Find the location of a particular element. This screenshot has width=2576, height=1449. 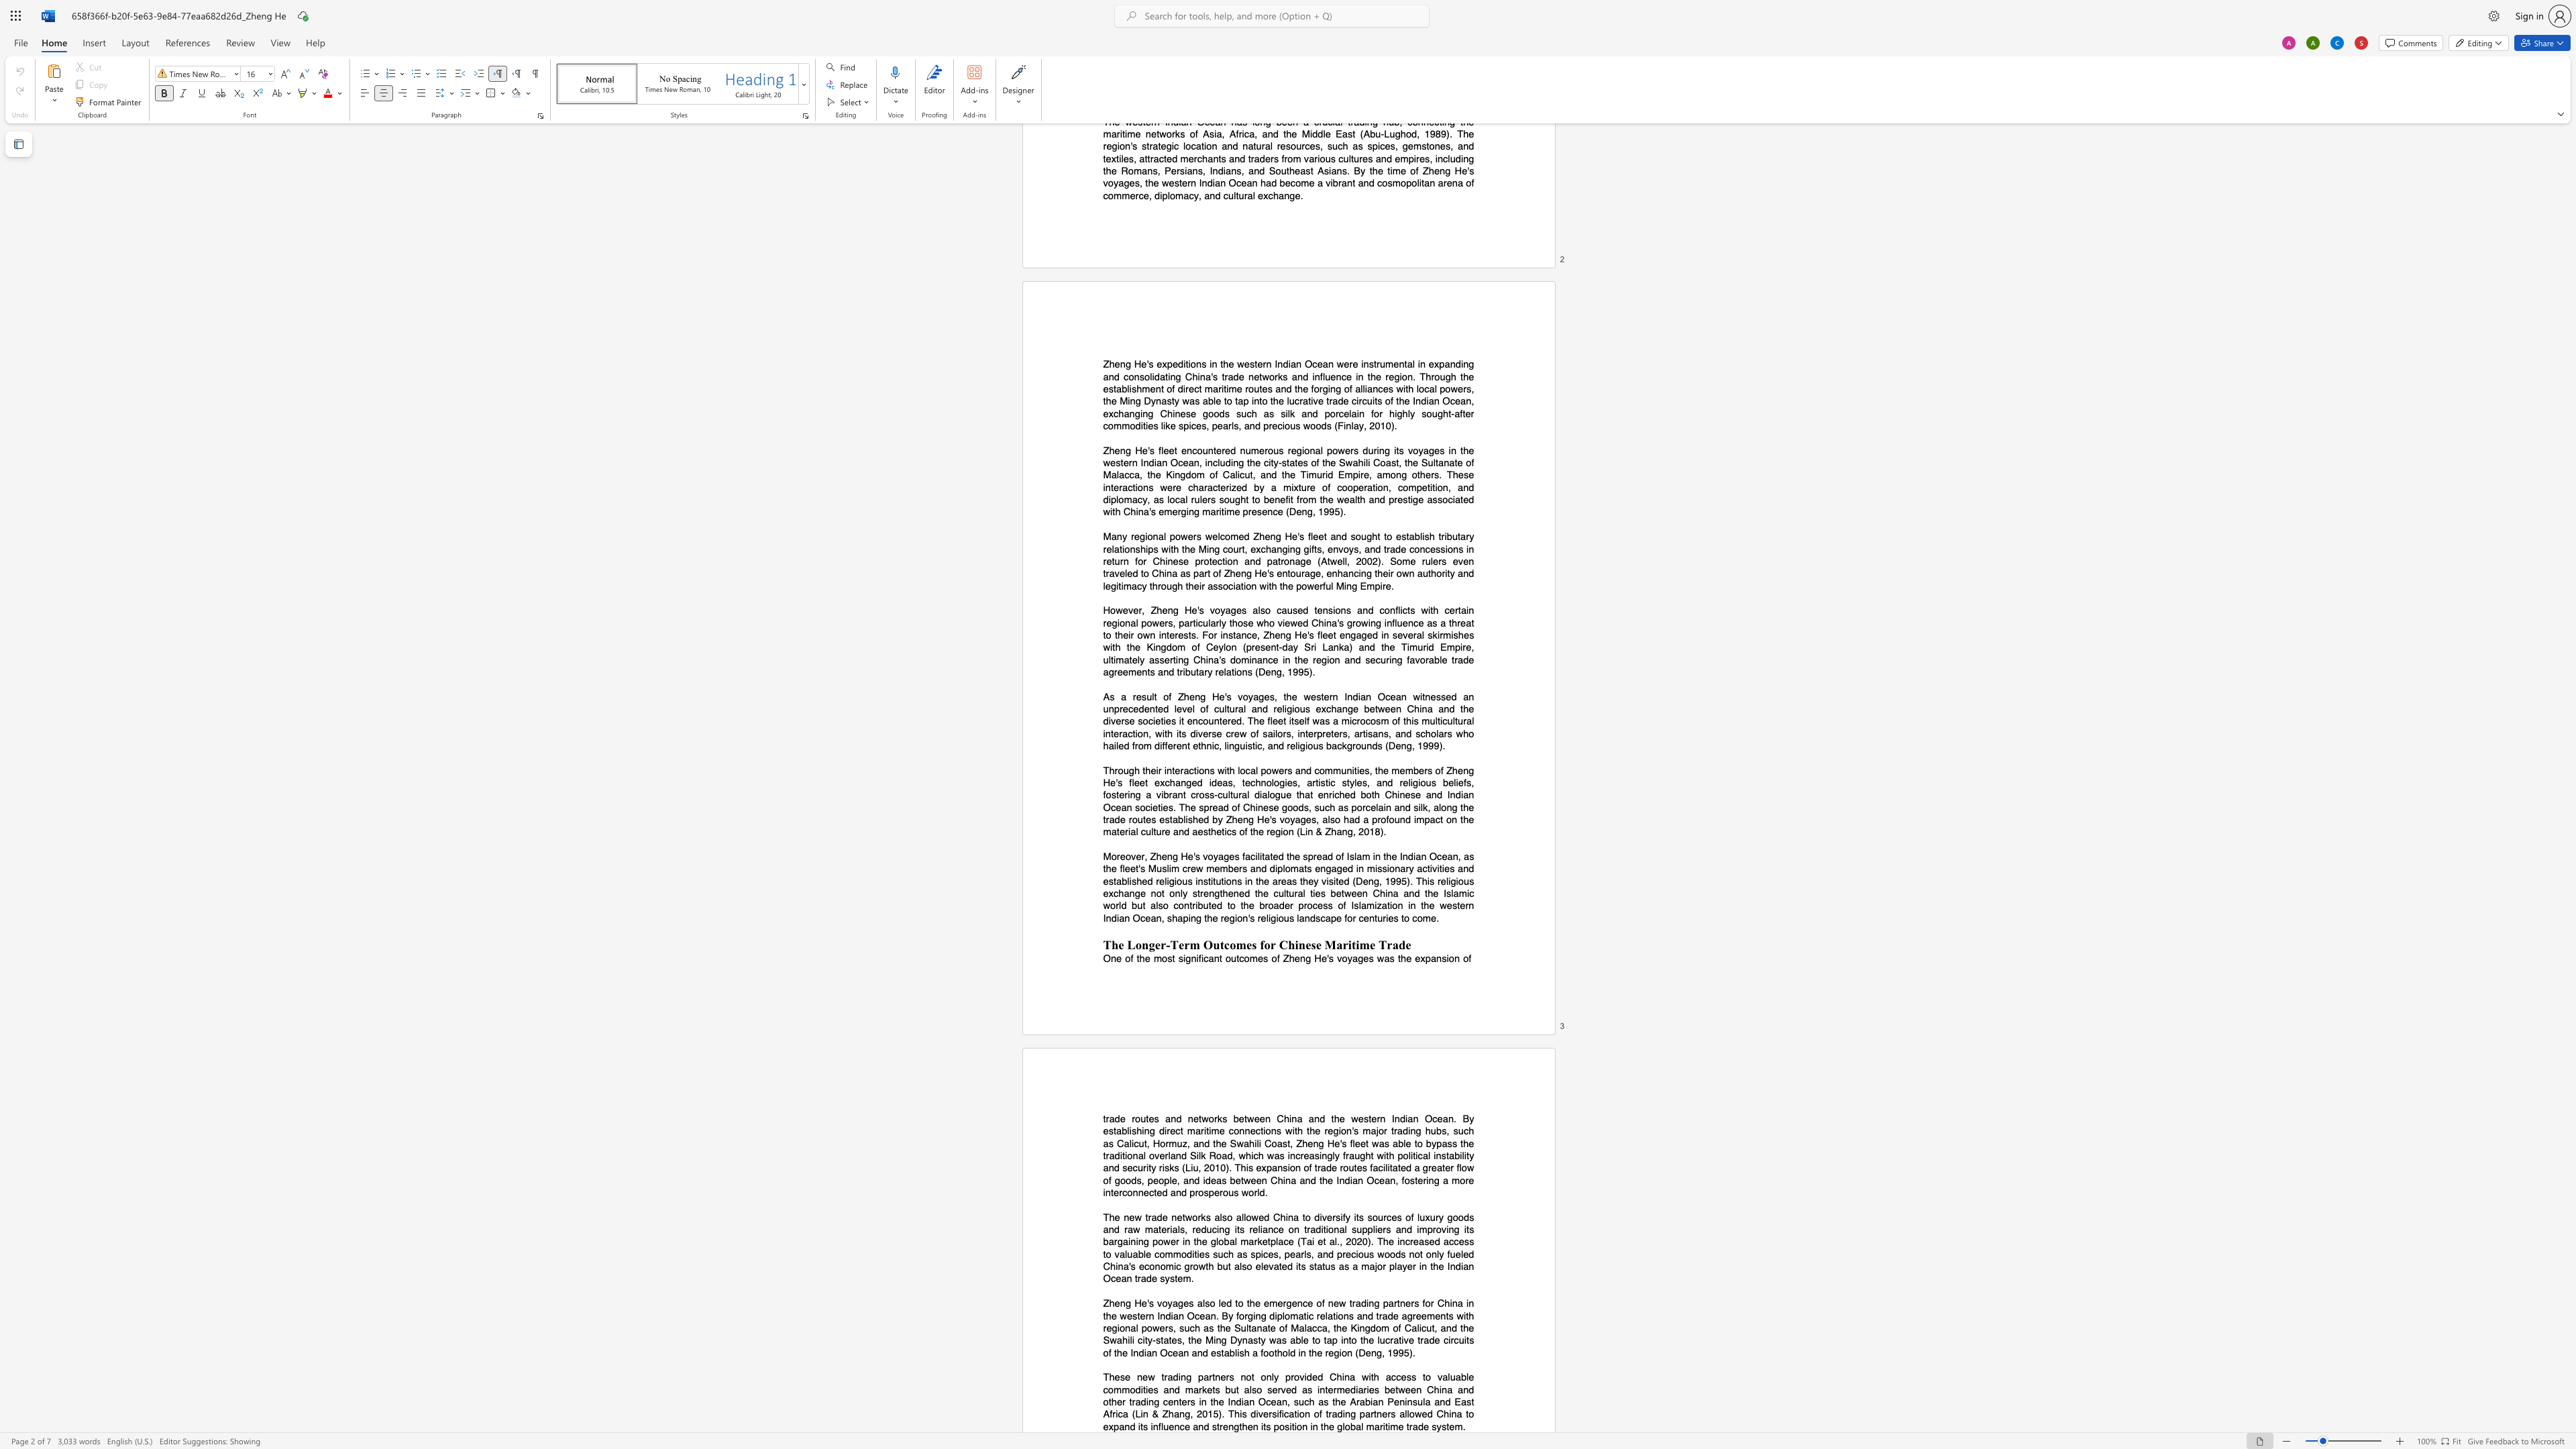

the subset text "xp" within the text "These new trading partners not only provided China with access to valuable commodities and markets but also served as intermediaries between China and other trading centers in the Indian Ocean, such as the Arabian Peninsula and East Africa (Lin & Zhang, 2015). This diversification of trading partners allowed China to expand its influence and strengthen its position in the global maritime trade system." is located at coordinates (1108, 1426).